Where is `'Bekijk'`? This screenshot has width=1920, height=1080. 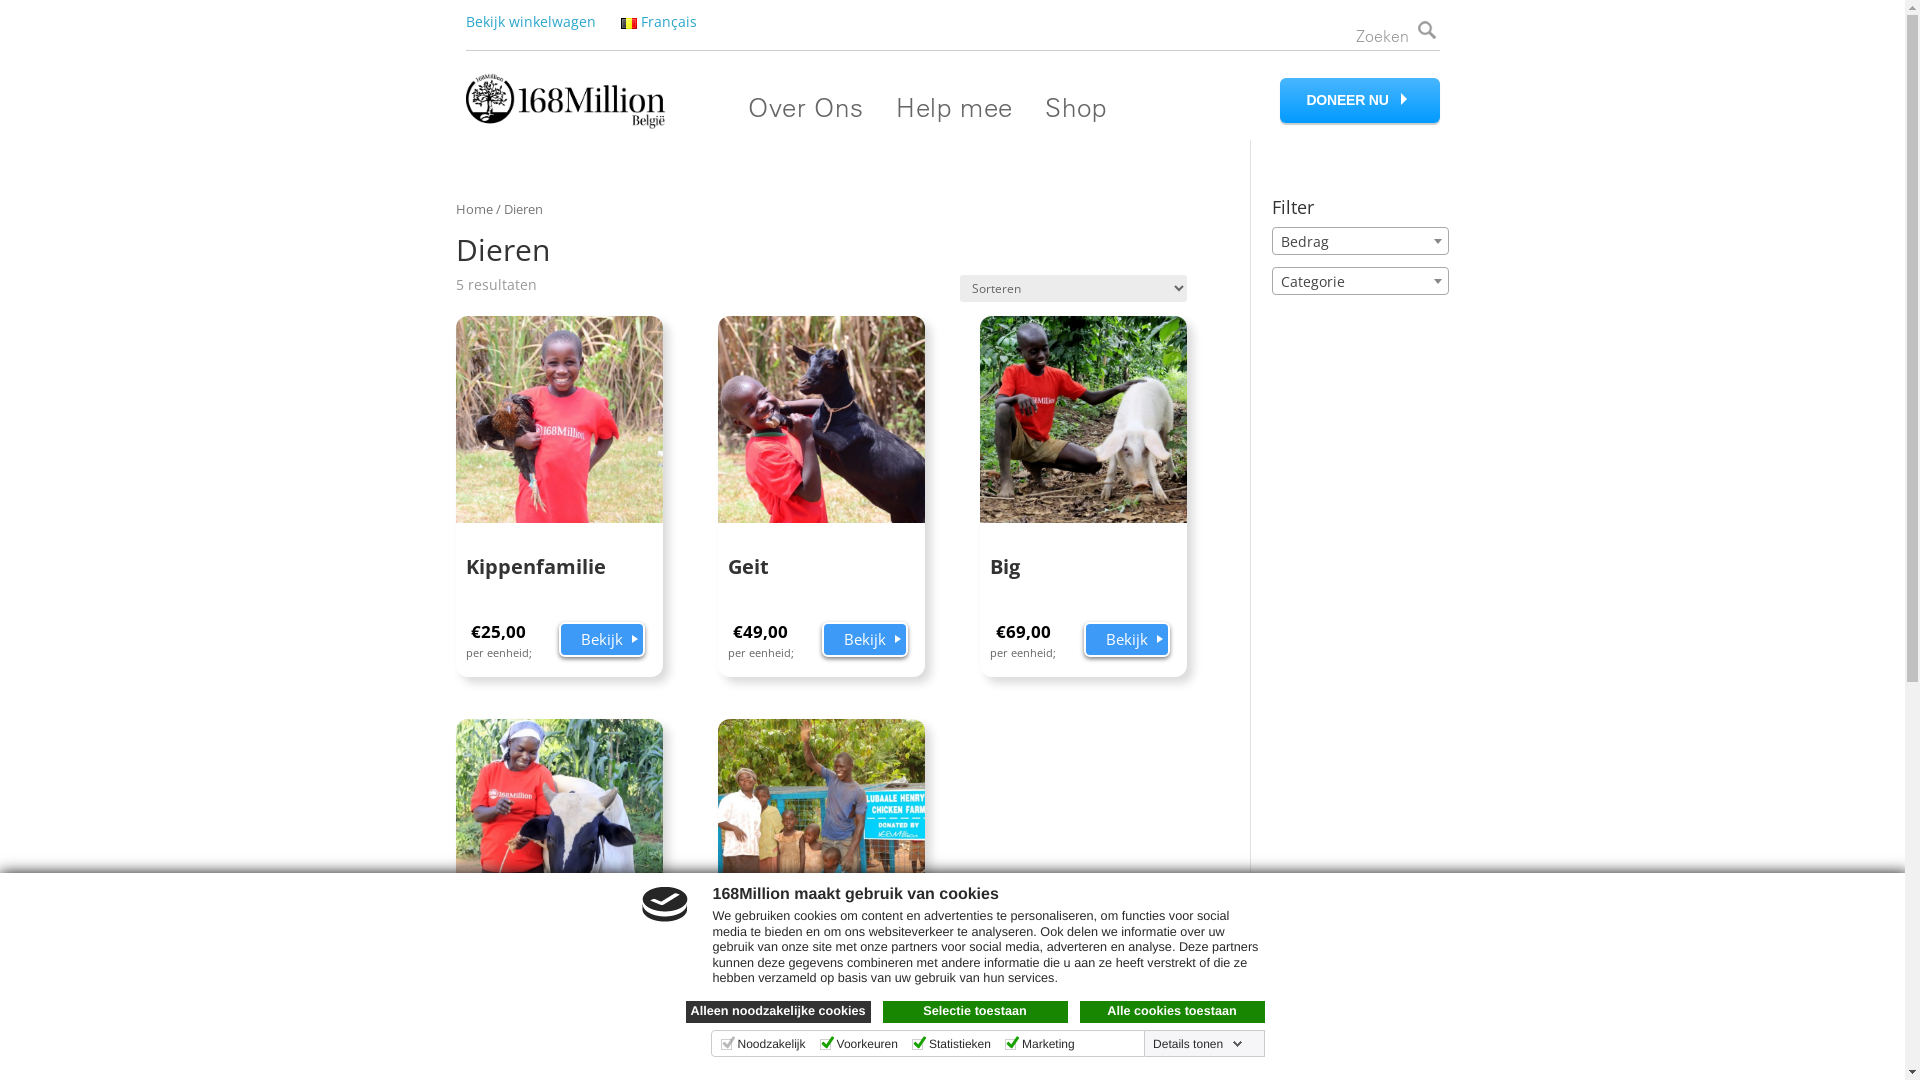
'Bekijk' is located at coordinates (600, 640).